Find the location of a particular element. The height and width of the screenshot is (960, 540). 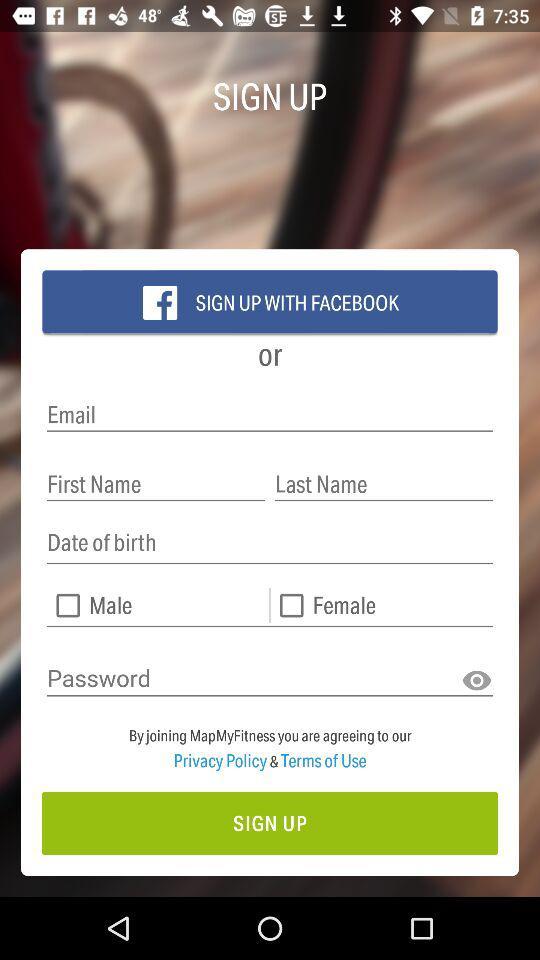

the text box which says last name is located at coordinates (383, 483).